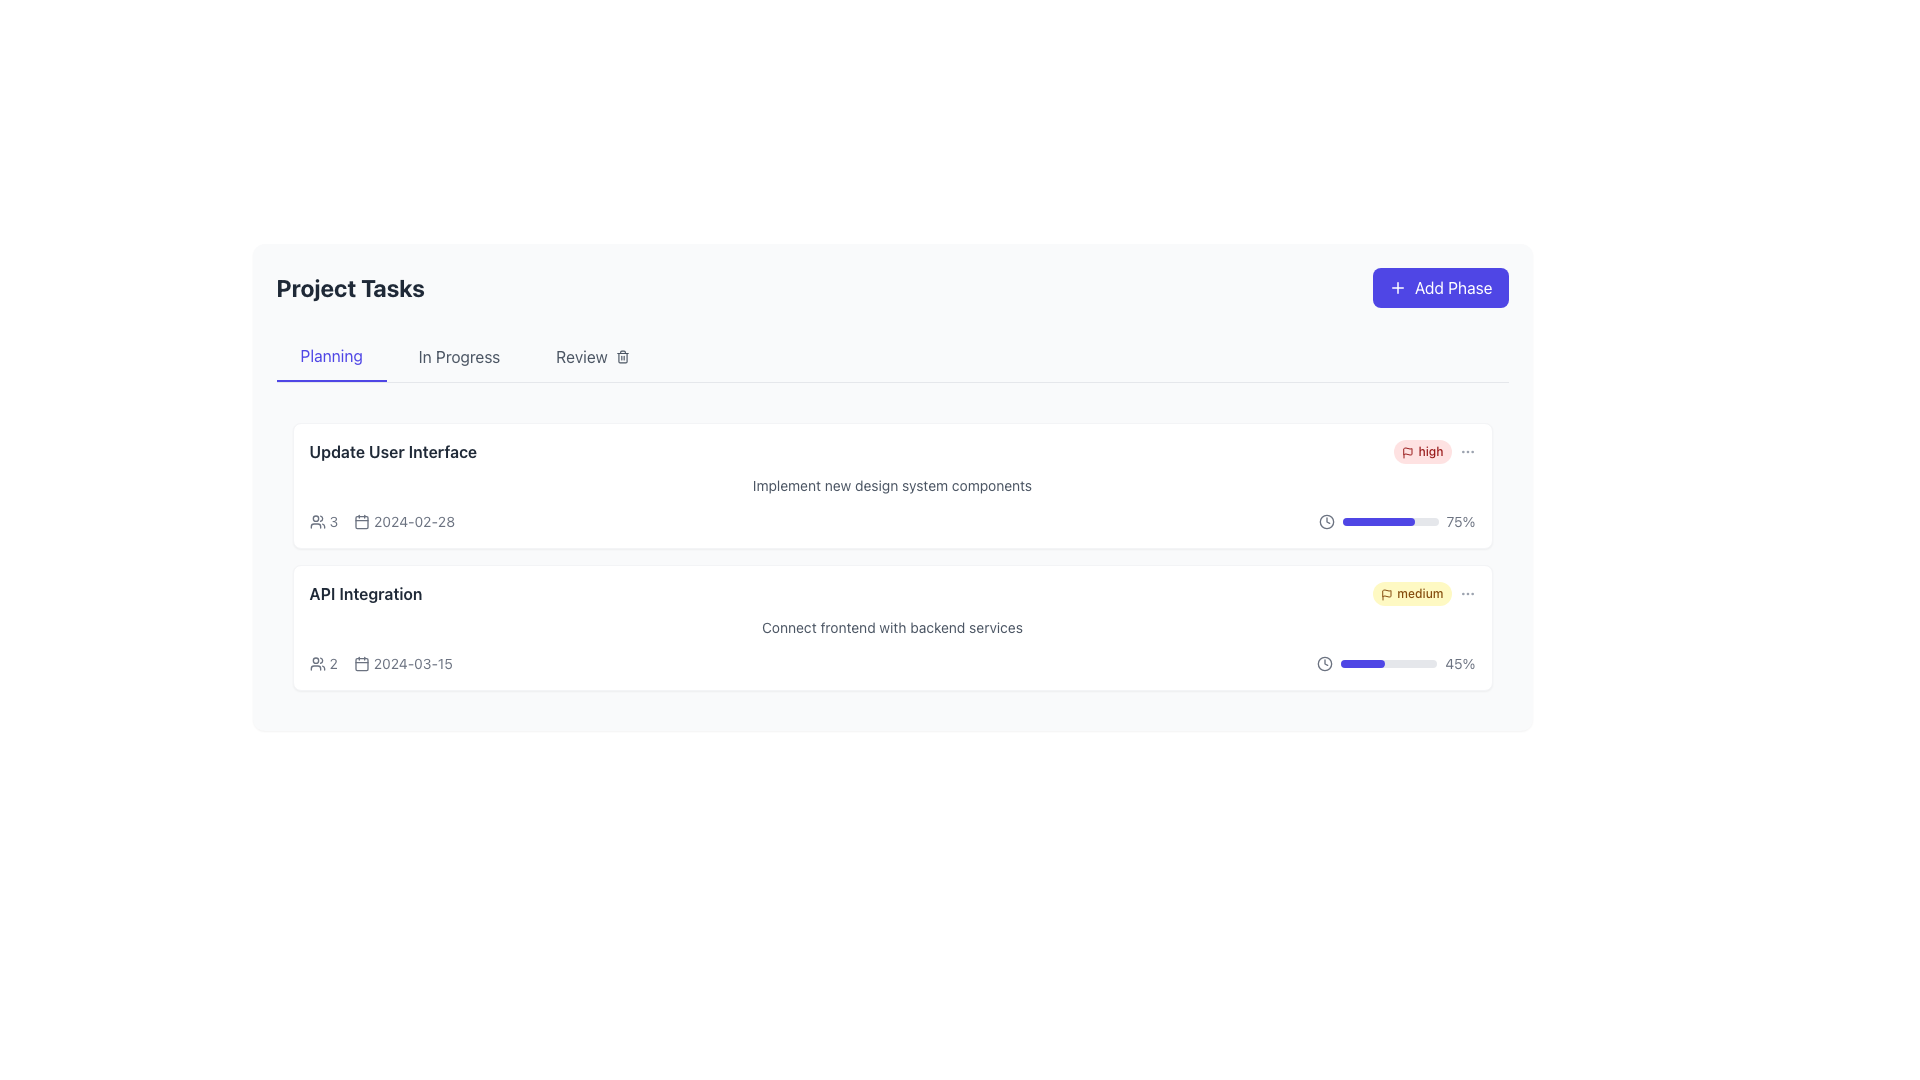  What do you see at coordinates (1440, 288) in the screenshot?
I see `the blue 'Add Phase' button with a white plus icon located in the top-right corner of the 'Project Tasks' header` at bounding box center [1440, 288].